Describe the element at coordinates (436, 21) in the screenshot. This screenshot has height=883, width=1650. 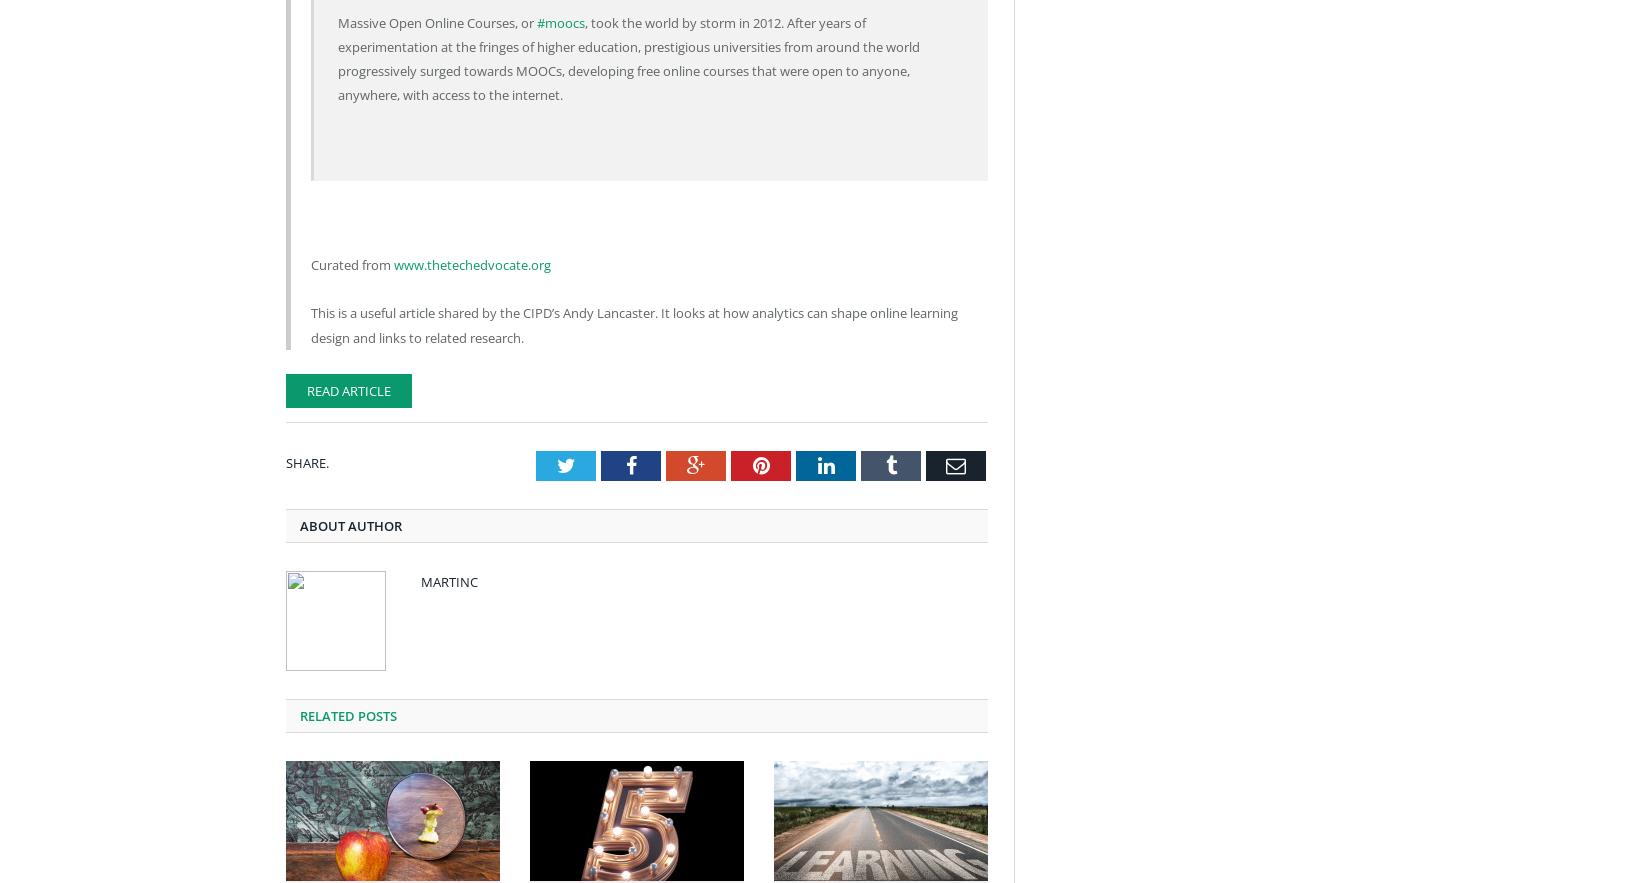
I see `'Massive Open Online Courses, or'` at that location.